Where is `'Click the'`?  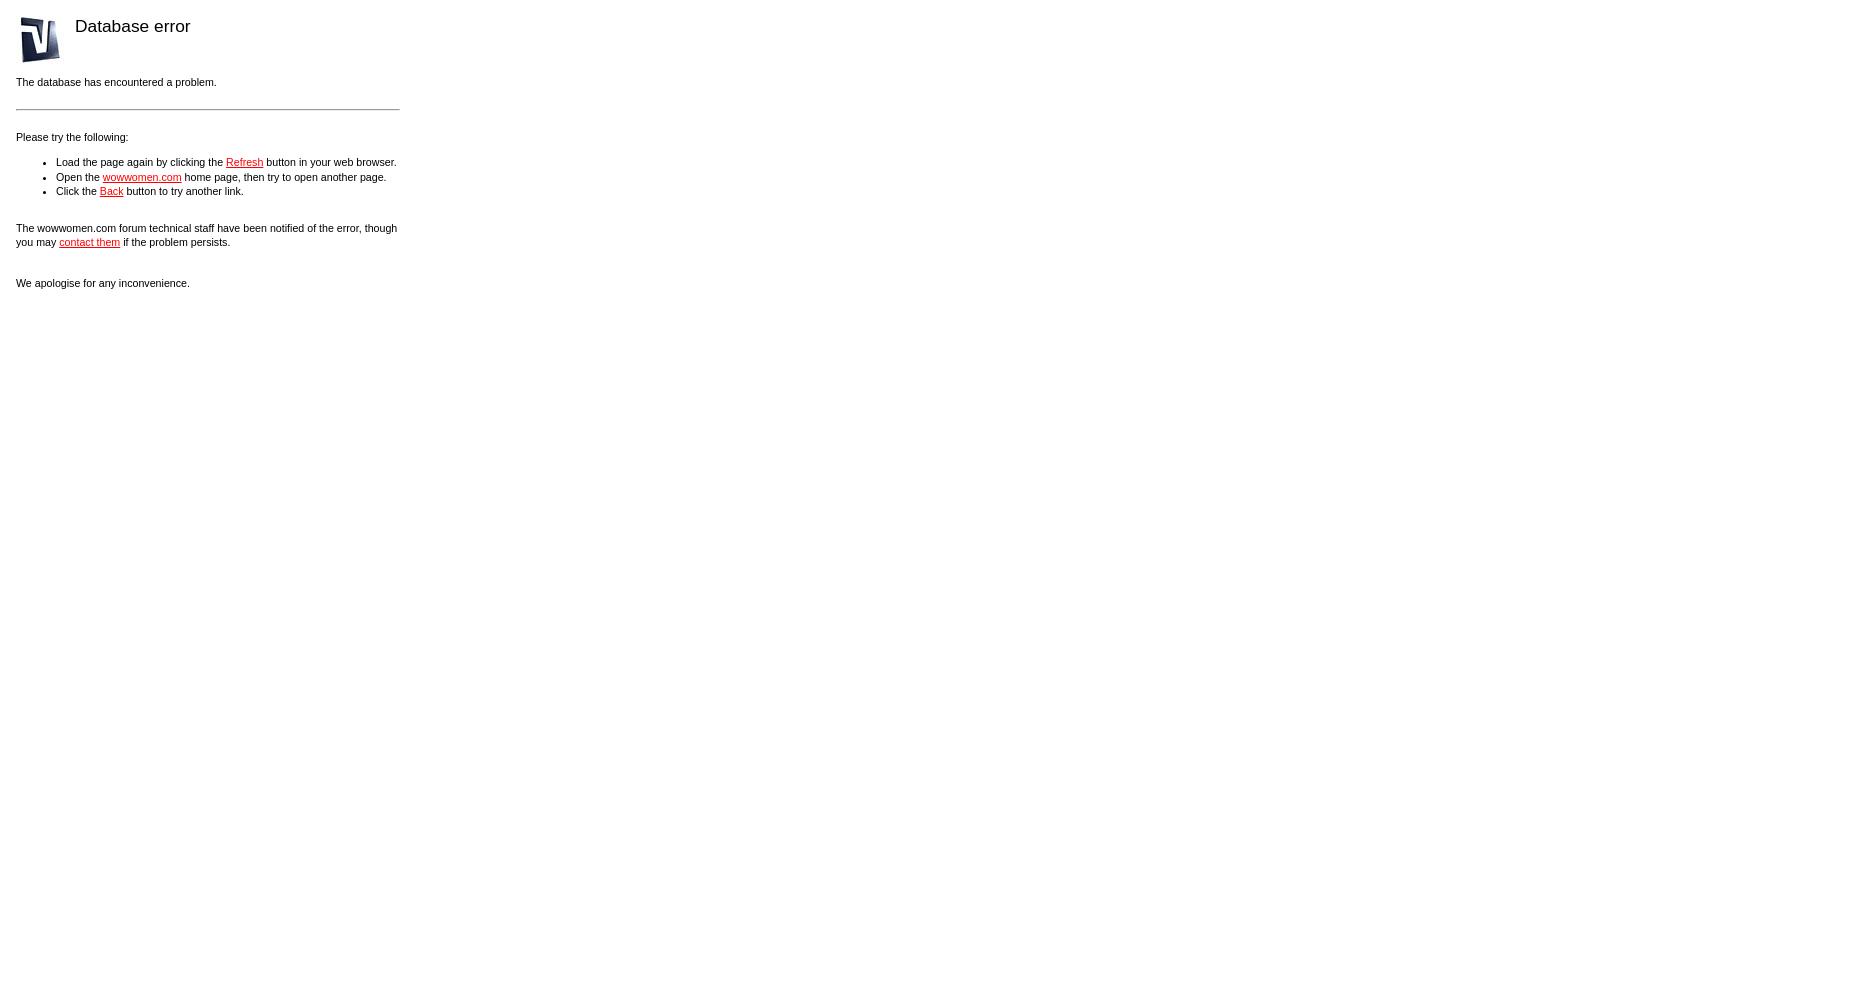
'Click the' is located at coordinates (76, 190).